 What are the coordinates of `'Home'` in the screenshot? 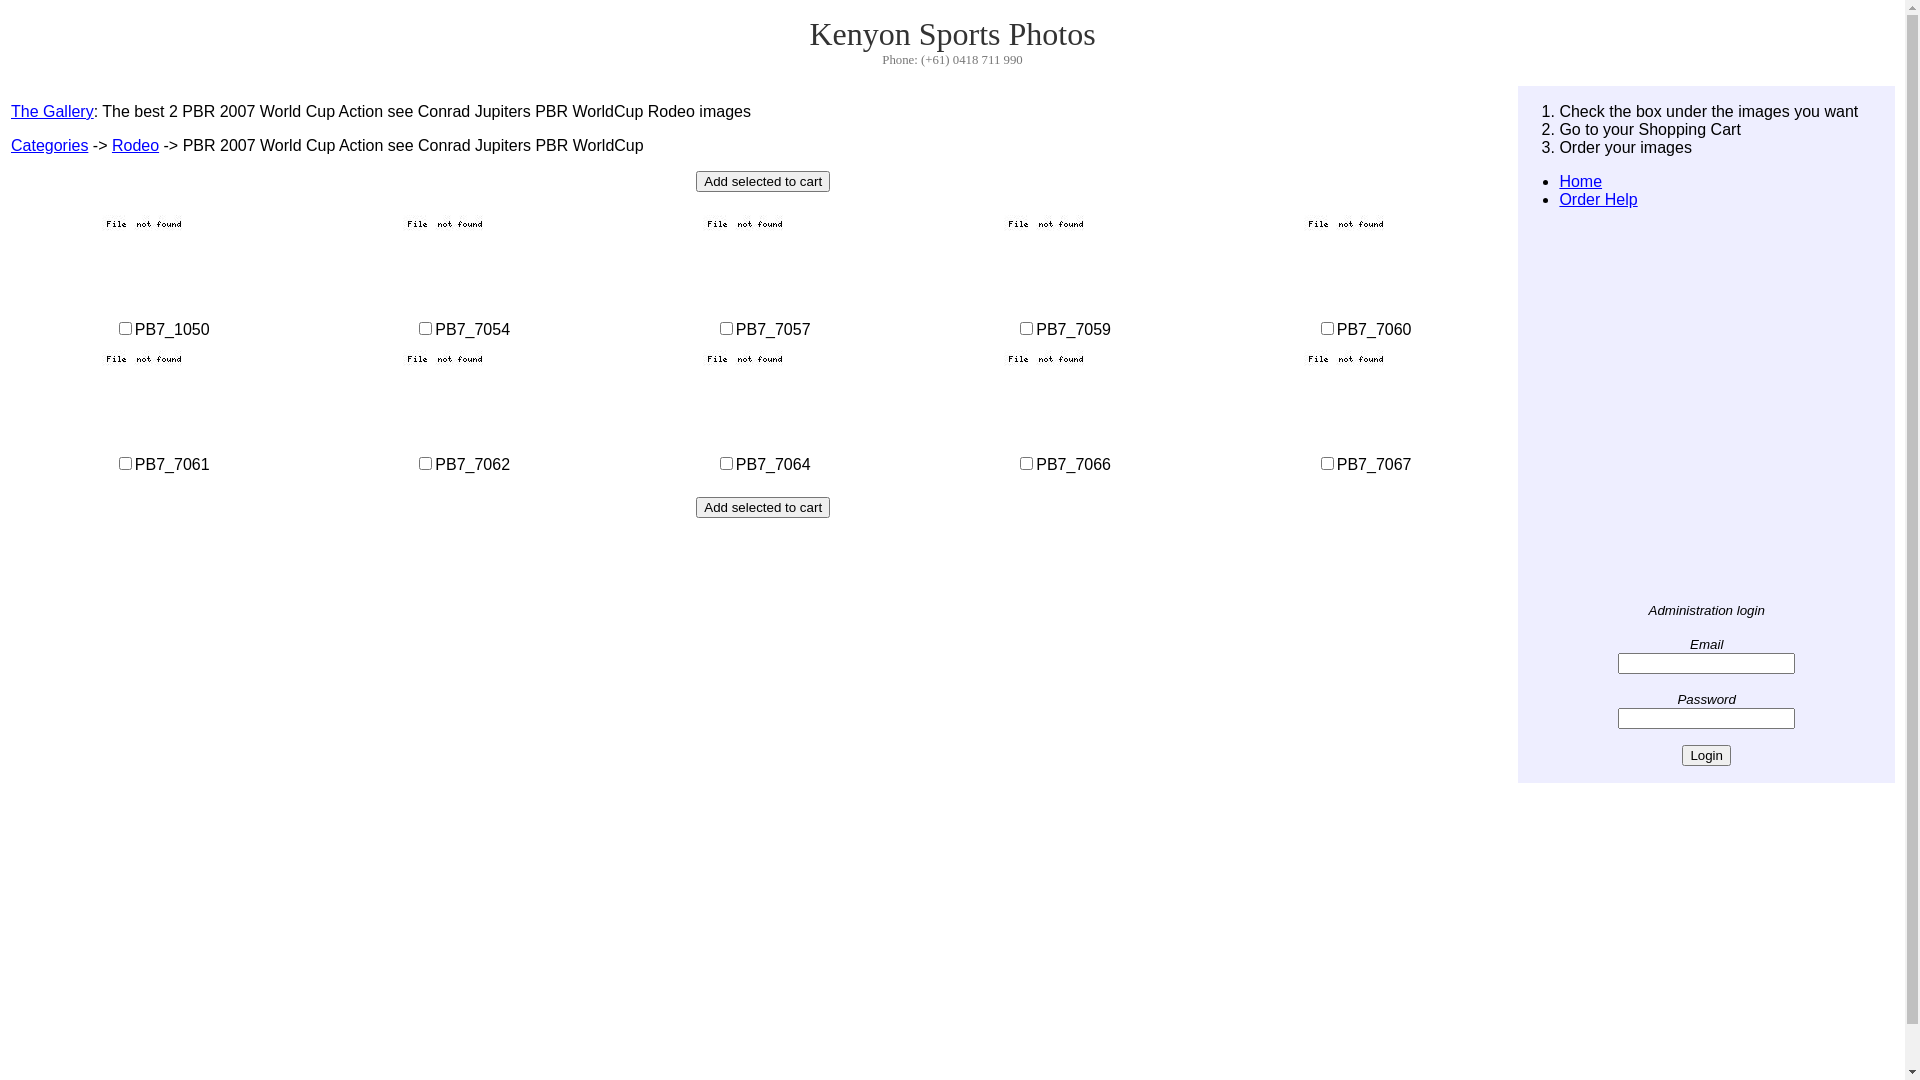 It's located at (1579, 181).